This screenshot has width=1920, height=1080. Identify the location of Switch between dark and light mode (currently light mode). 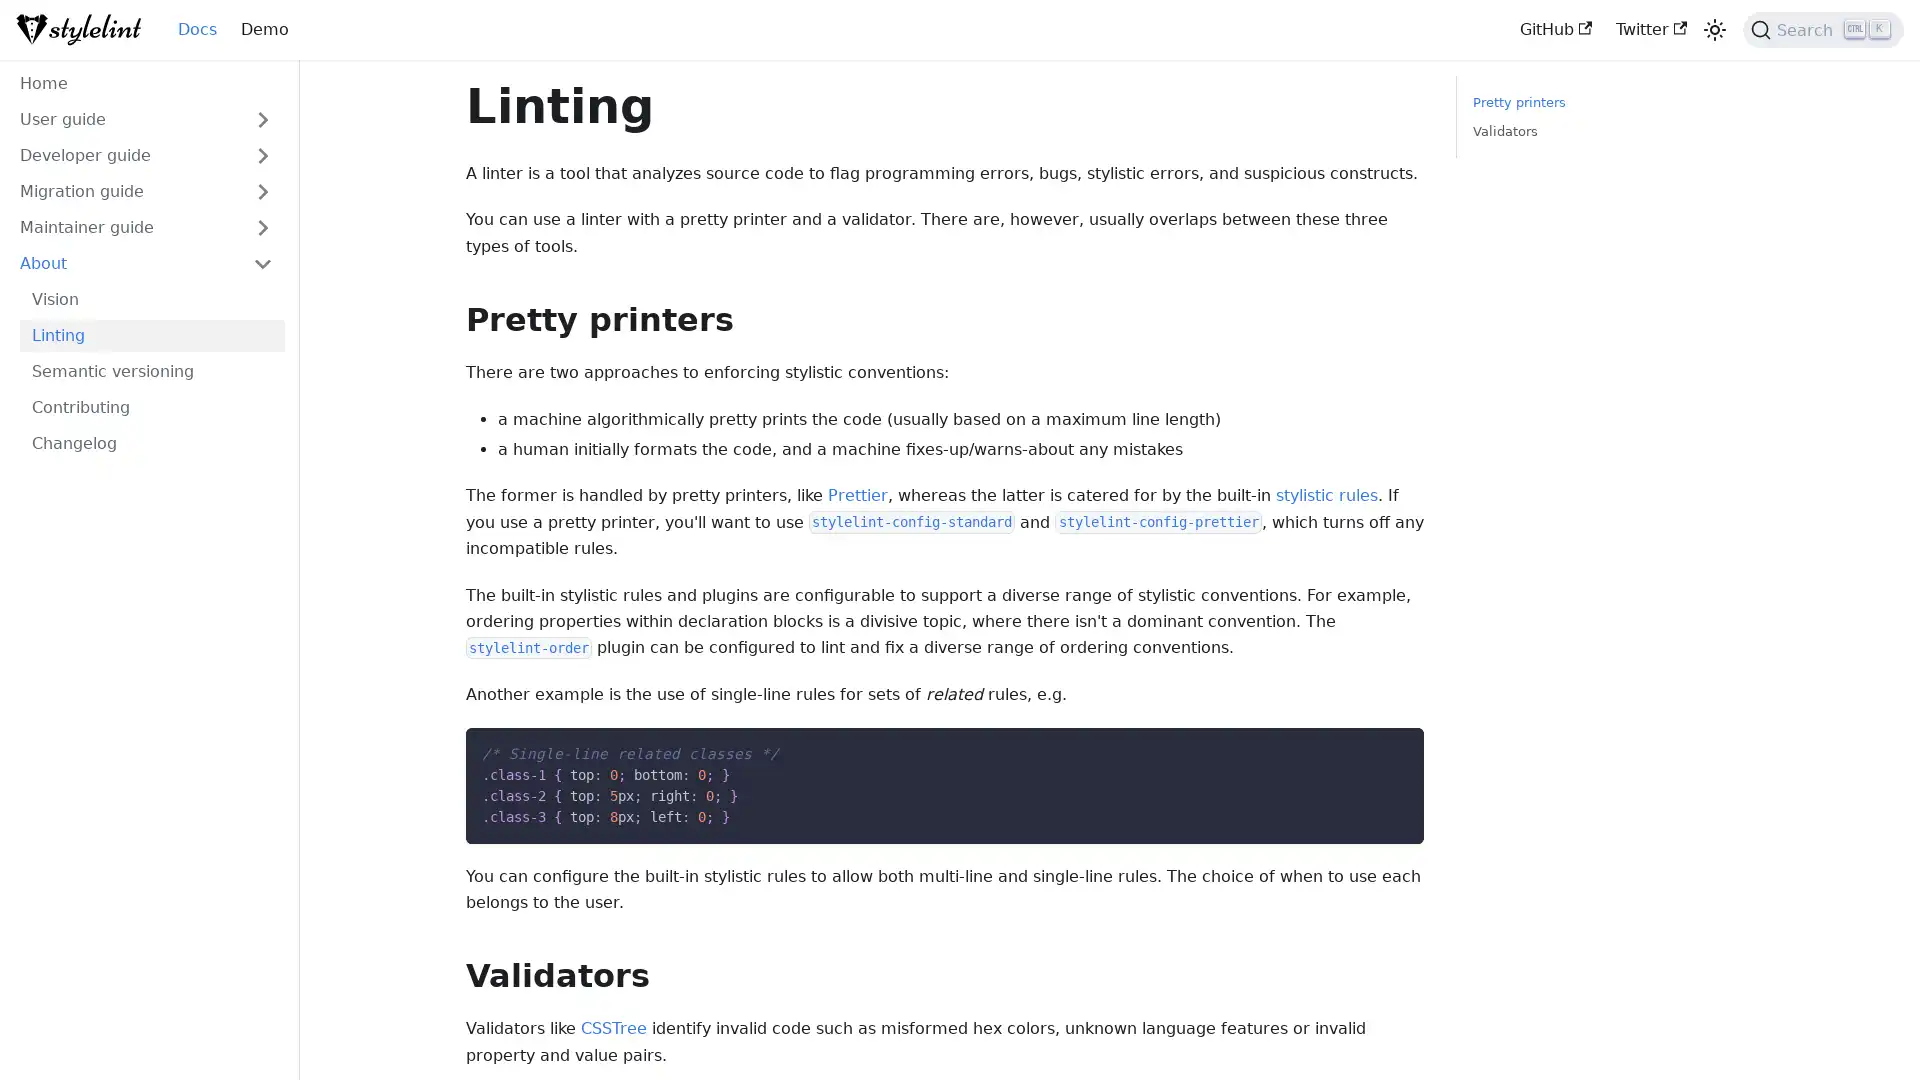
(1713, 30).